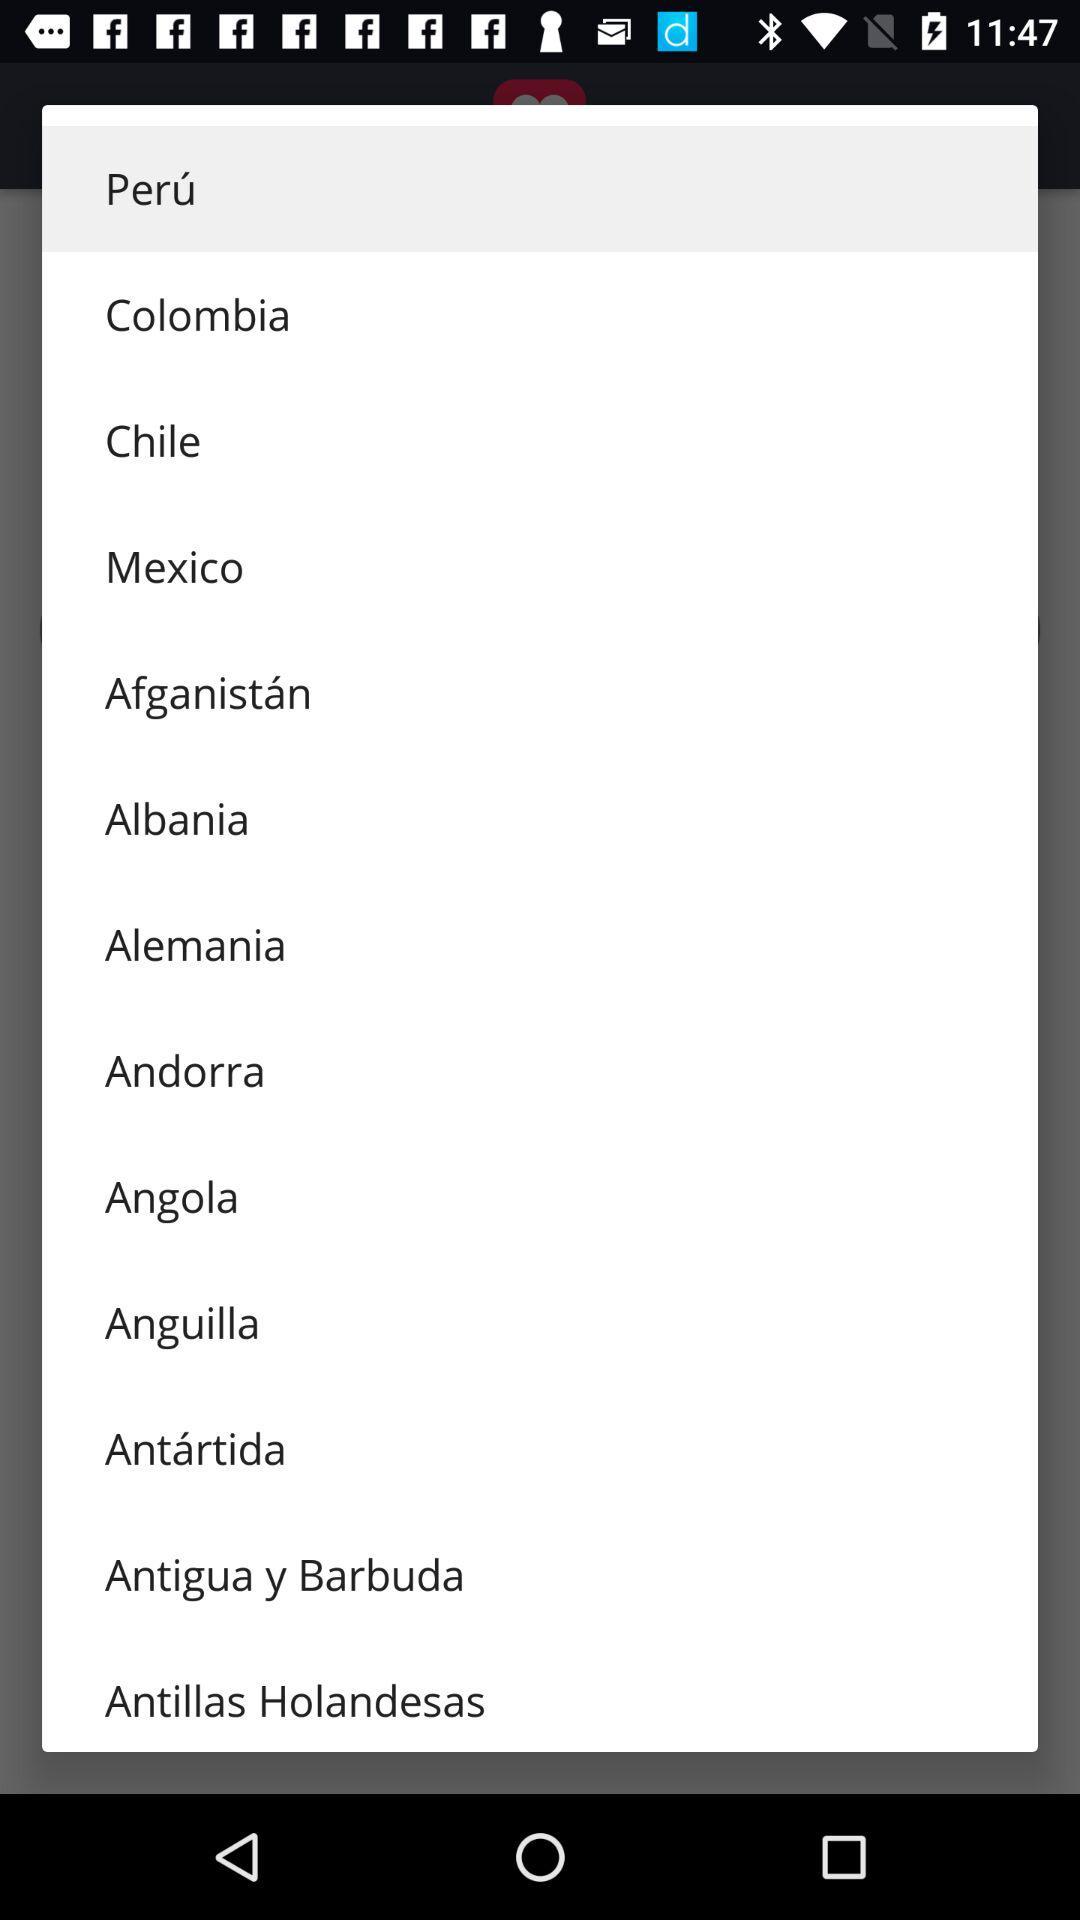 This screenshot has width=1080, height=1920. Describe the element at coordinates (540, 1196) in the screenshot. I see `icon above anguilla icon` at that location.